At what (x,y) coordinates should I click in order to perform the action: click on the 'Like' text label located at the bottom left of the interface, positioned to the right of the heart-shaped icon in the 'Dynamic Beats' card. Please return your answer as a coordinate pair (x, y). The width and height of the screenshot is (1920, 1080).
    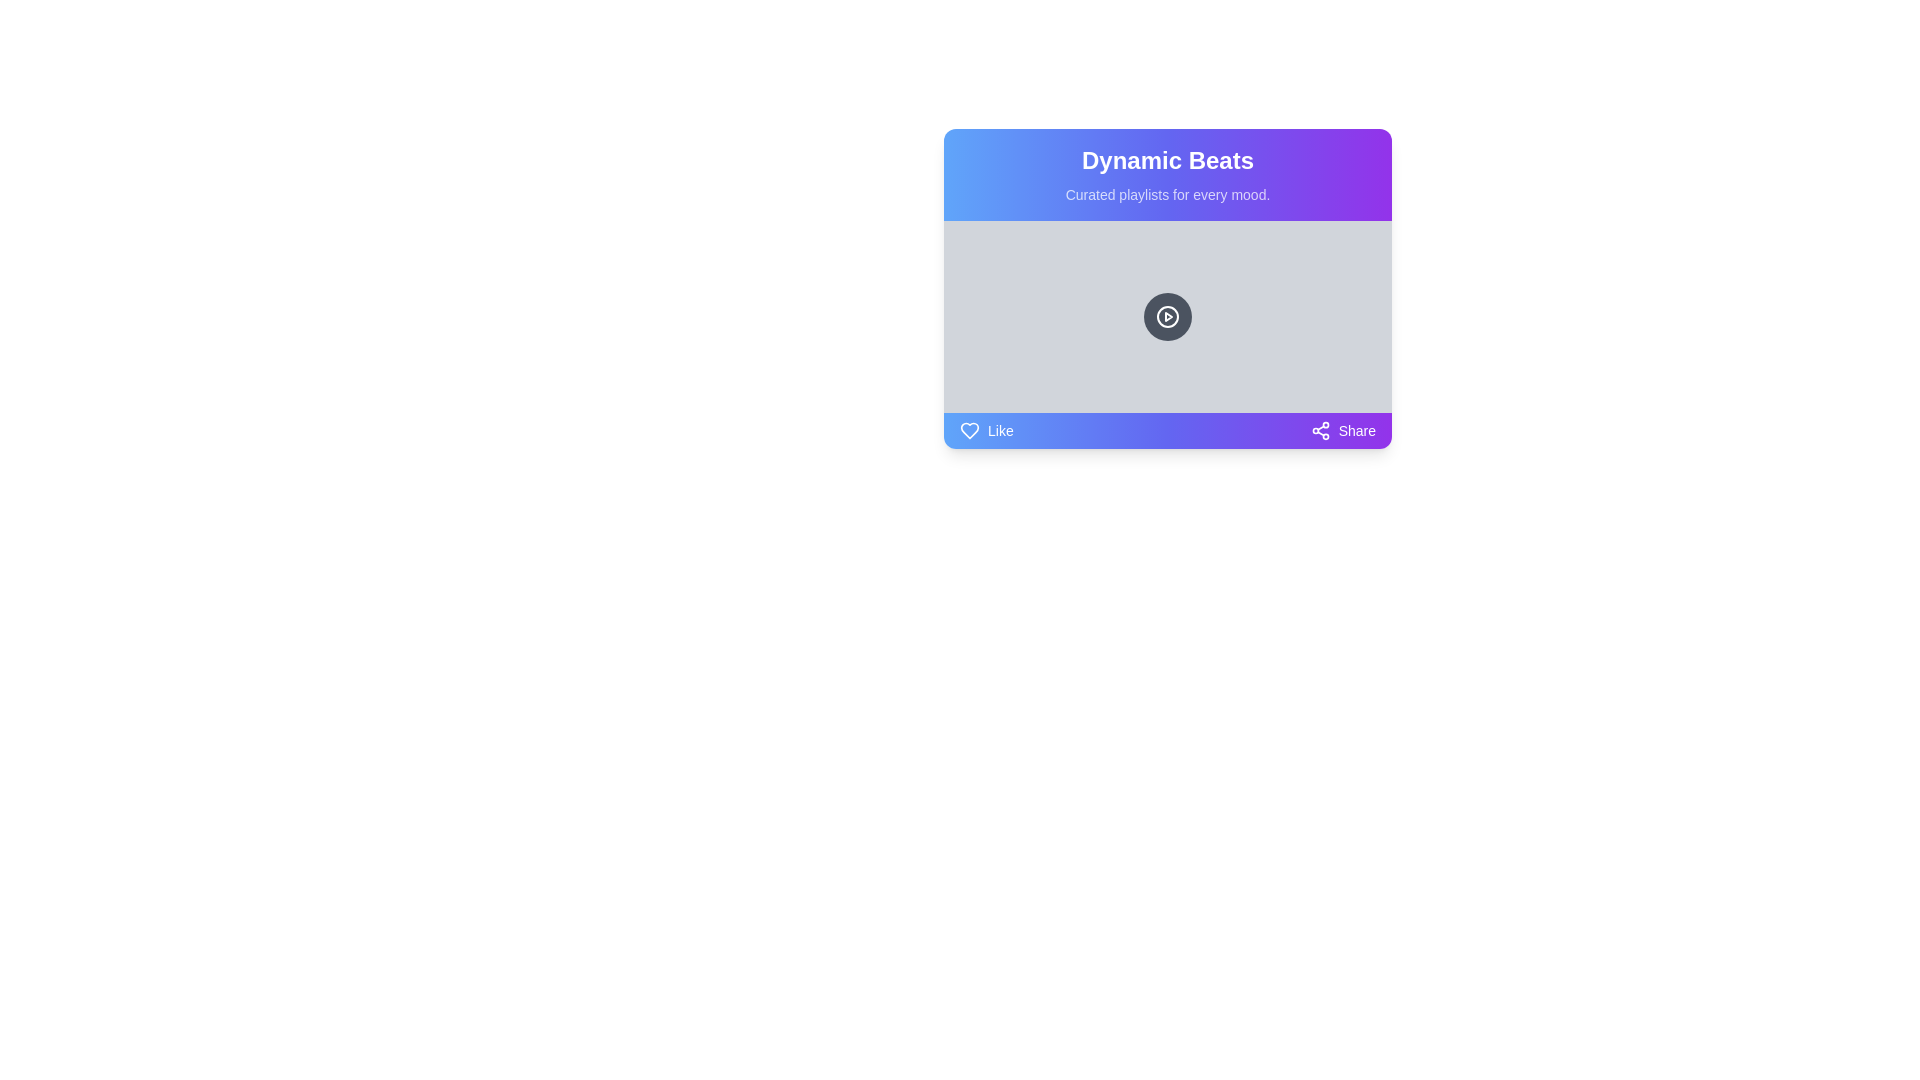
    Looking at the image, I should click on (1000, 430).